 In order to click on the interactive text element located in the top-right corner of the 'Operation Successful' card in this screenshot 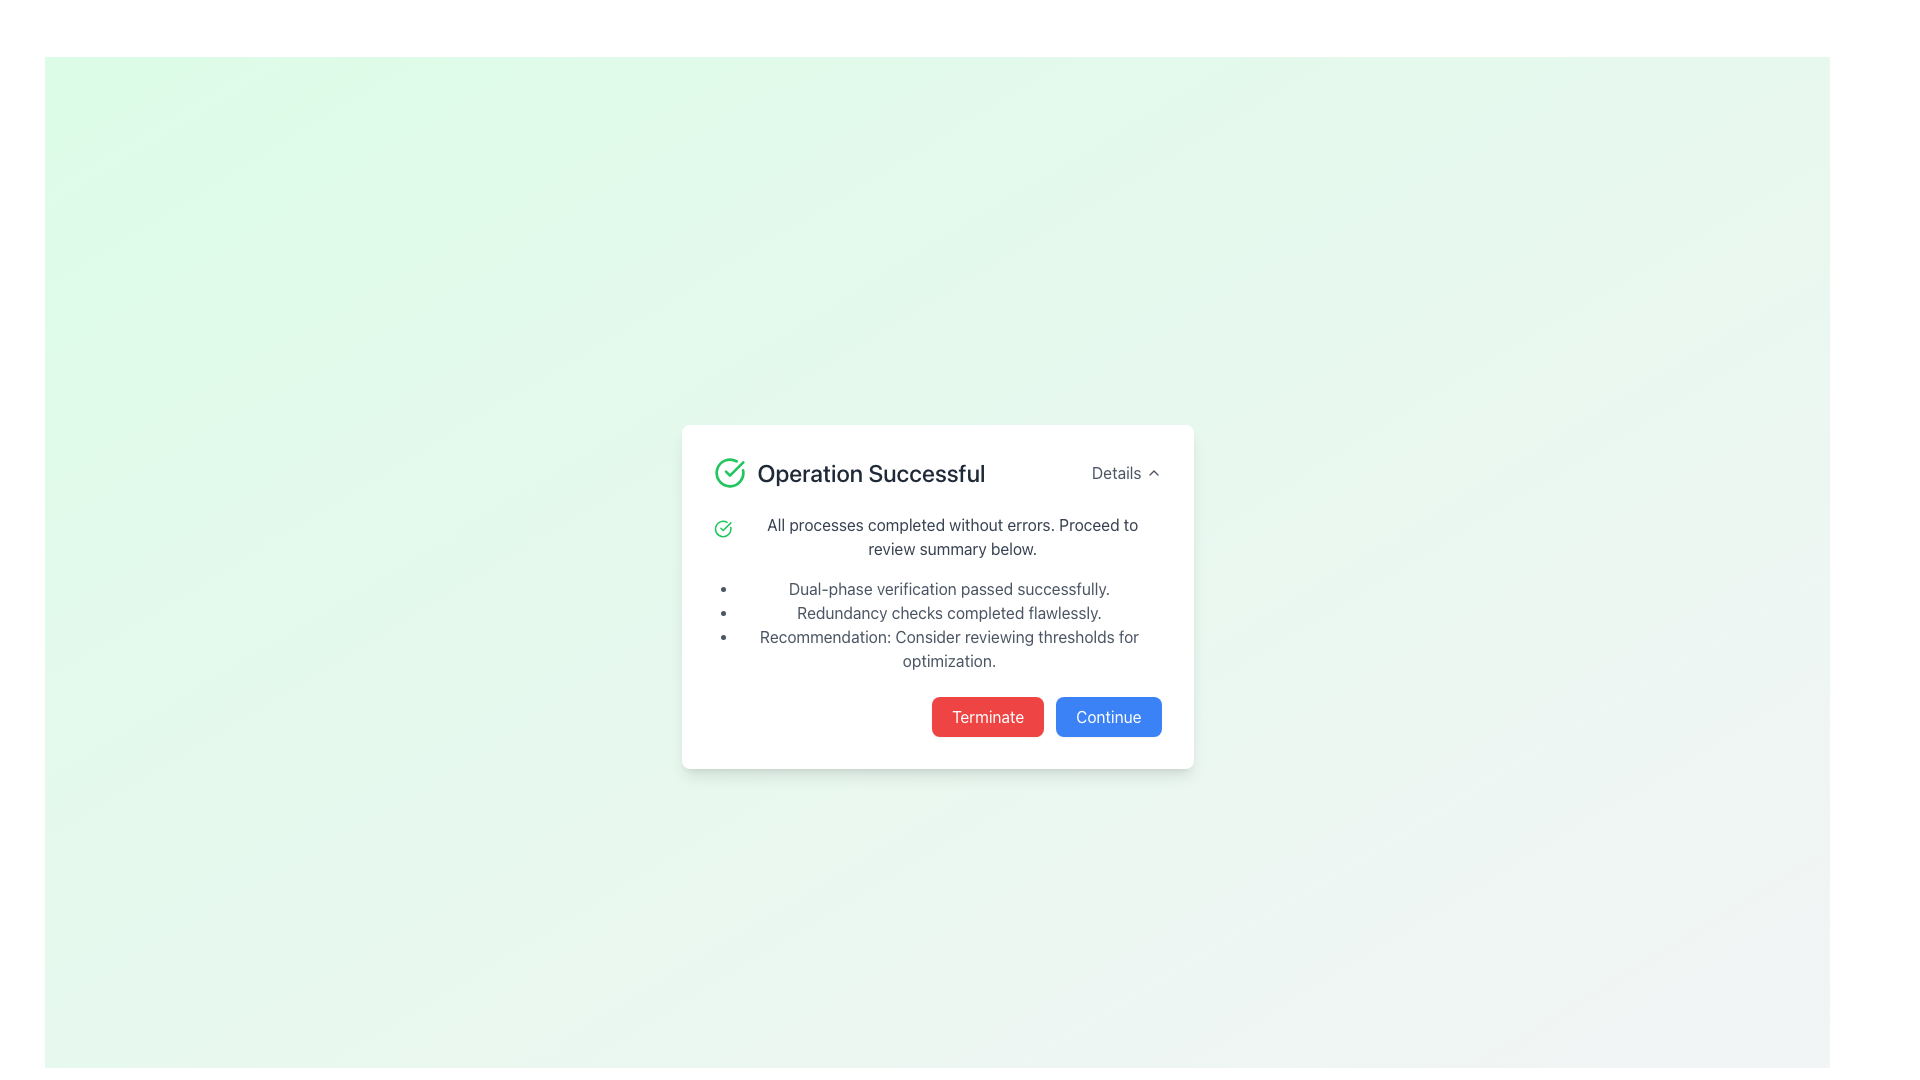, I will do `click(1126, 473)`.